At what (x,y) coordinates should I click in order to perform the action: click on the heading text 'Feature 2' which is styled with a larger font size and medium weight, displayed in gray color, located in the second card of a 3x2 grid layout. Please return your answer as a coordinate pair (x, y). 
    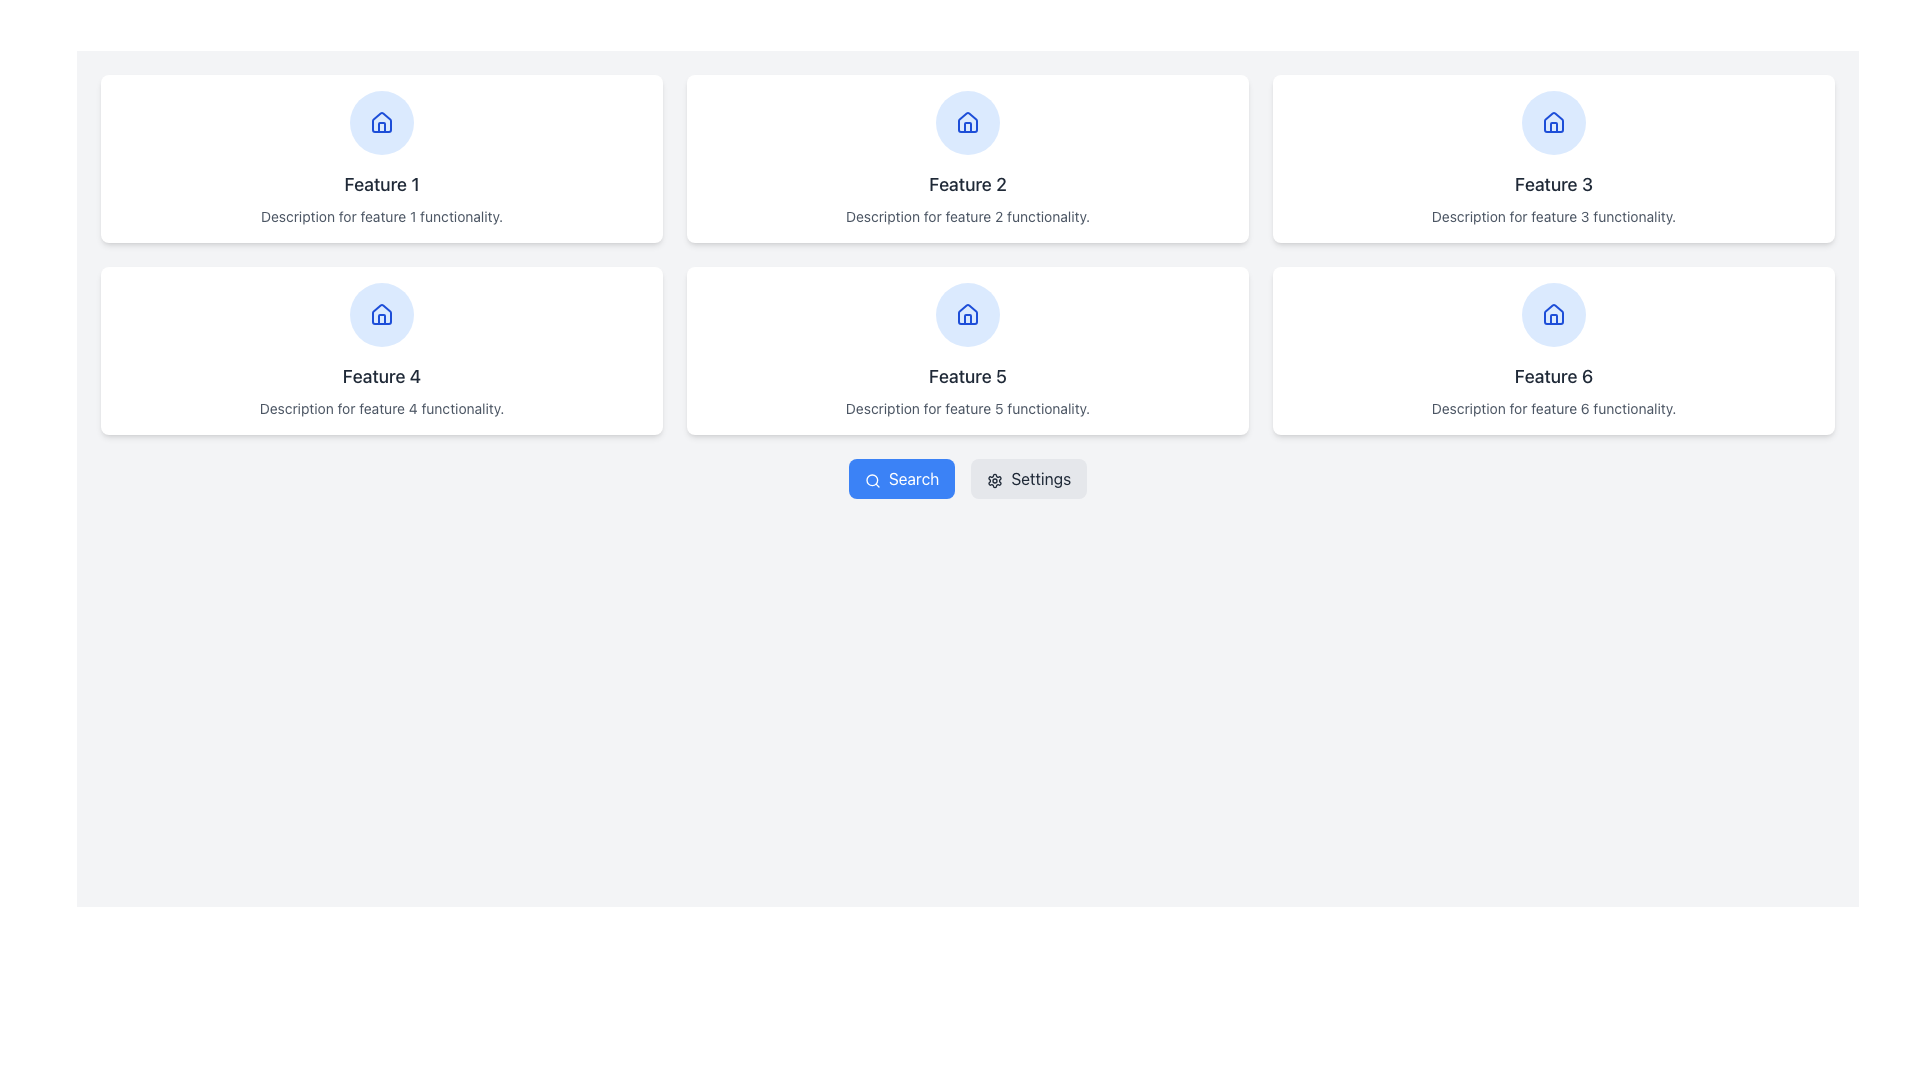
    Looking at the image, I should click on (968, 185).